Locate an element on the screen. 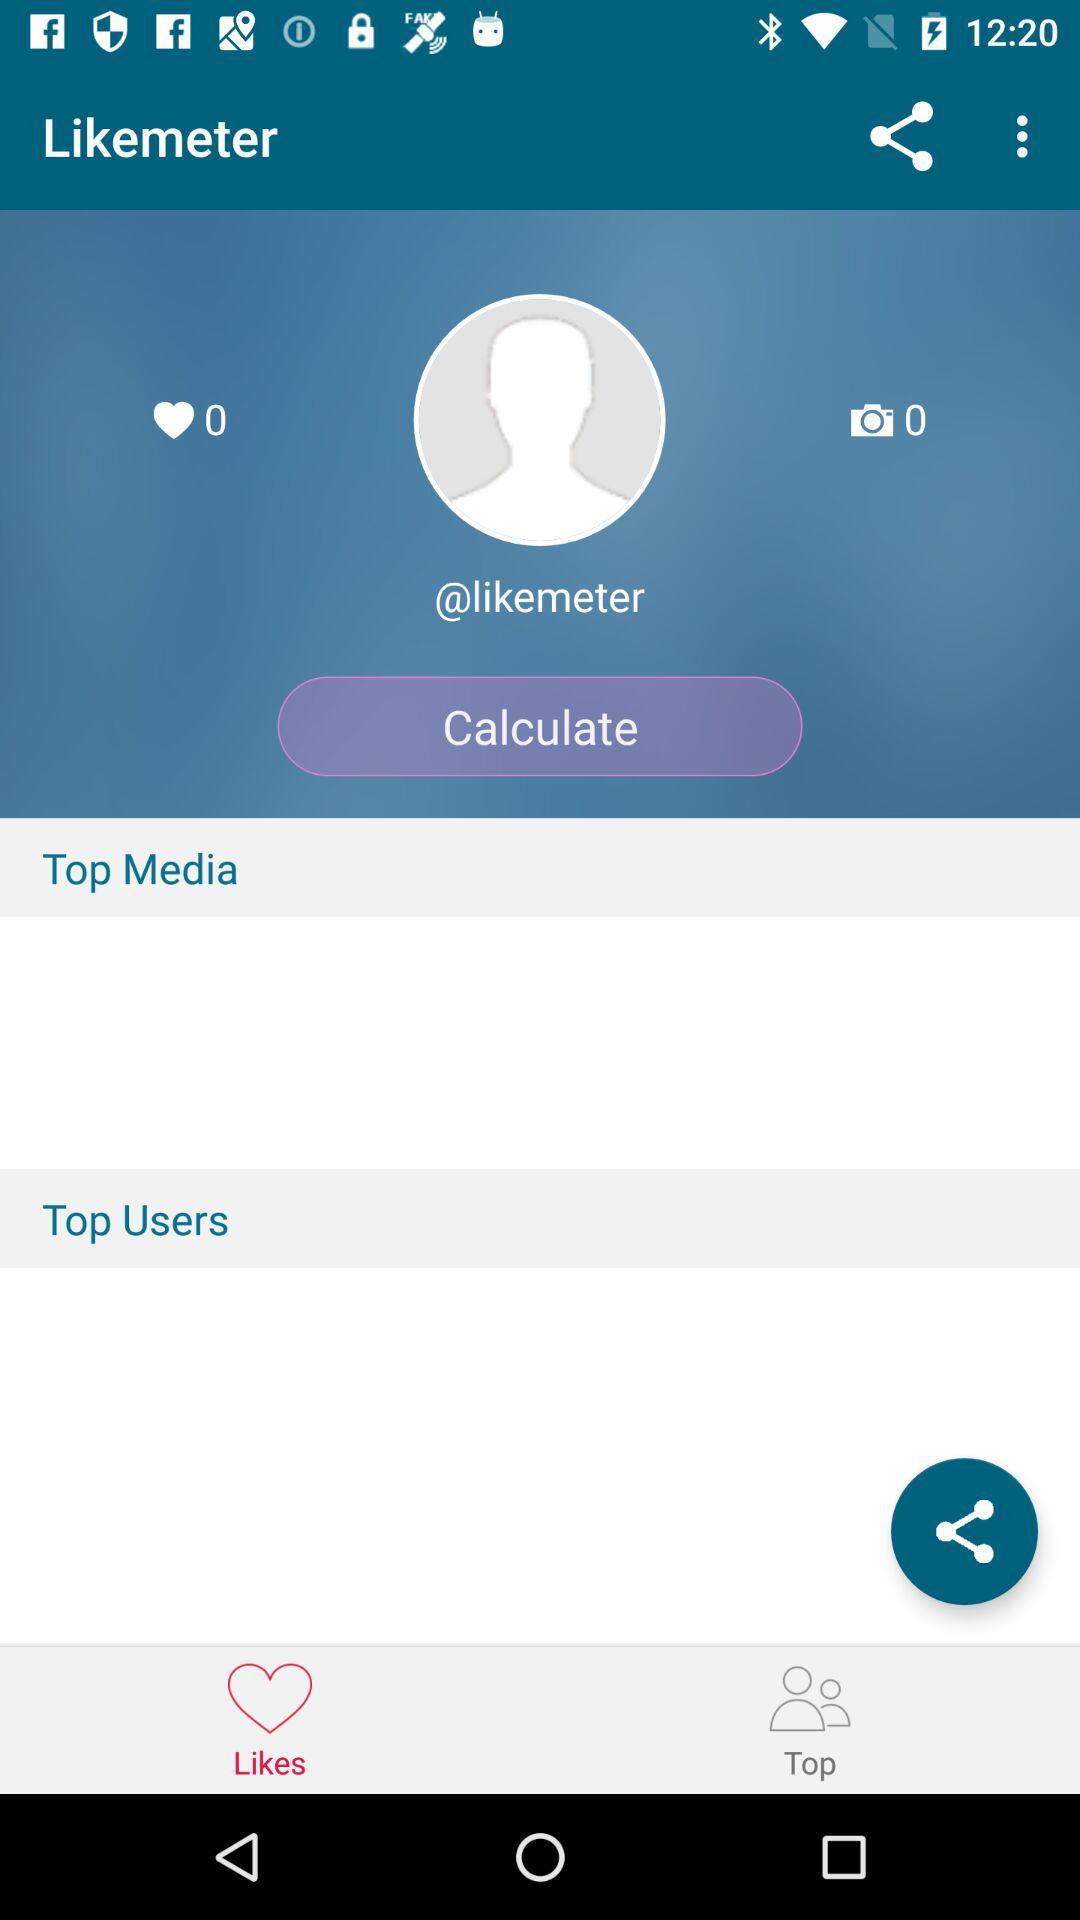  the item below @likemeter icon is located at coordinates (540, 725).